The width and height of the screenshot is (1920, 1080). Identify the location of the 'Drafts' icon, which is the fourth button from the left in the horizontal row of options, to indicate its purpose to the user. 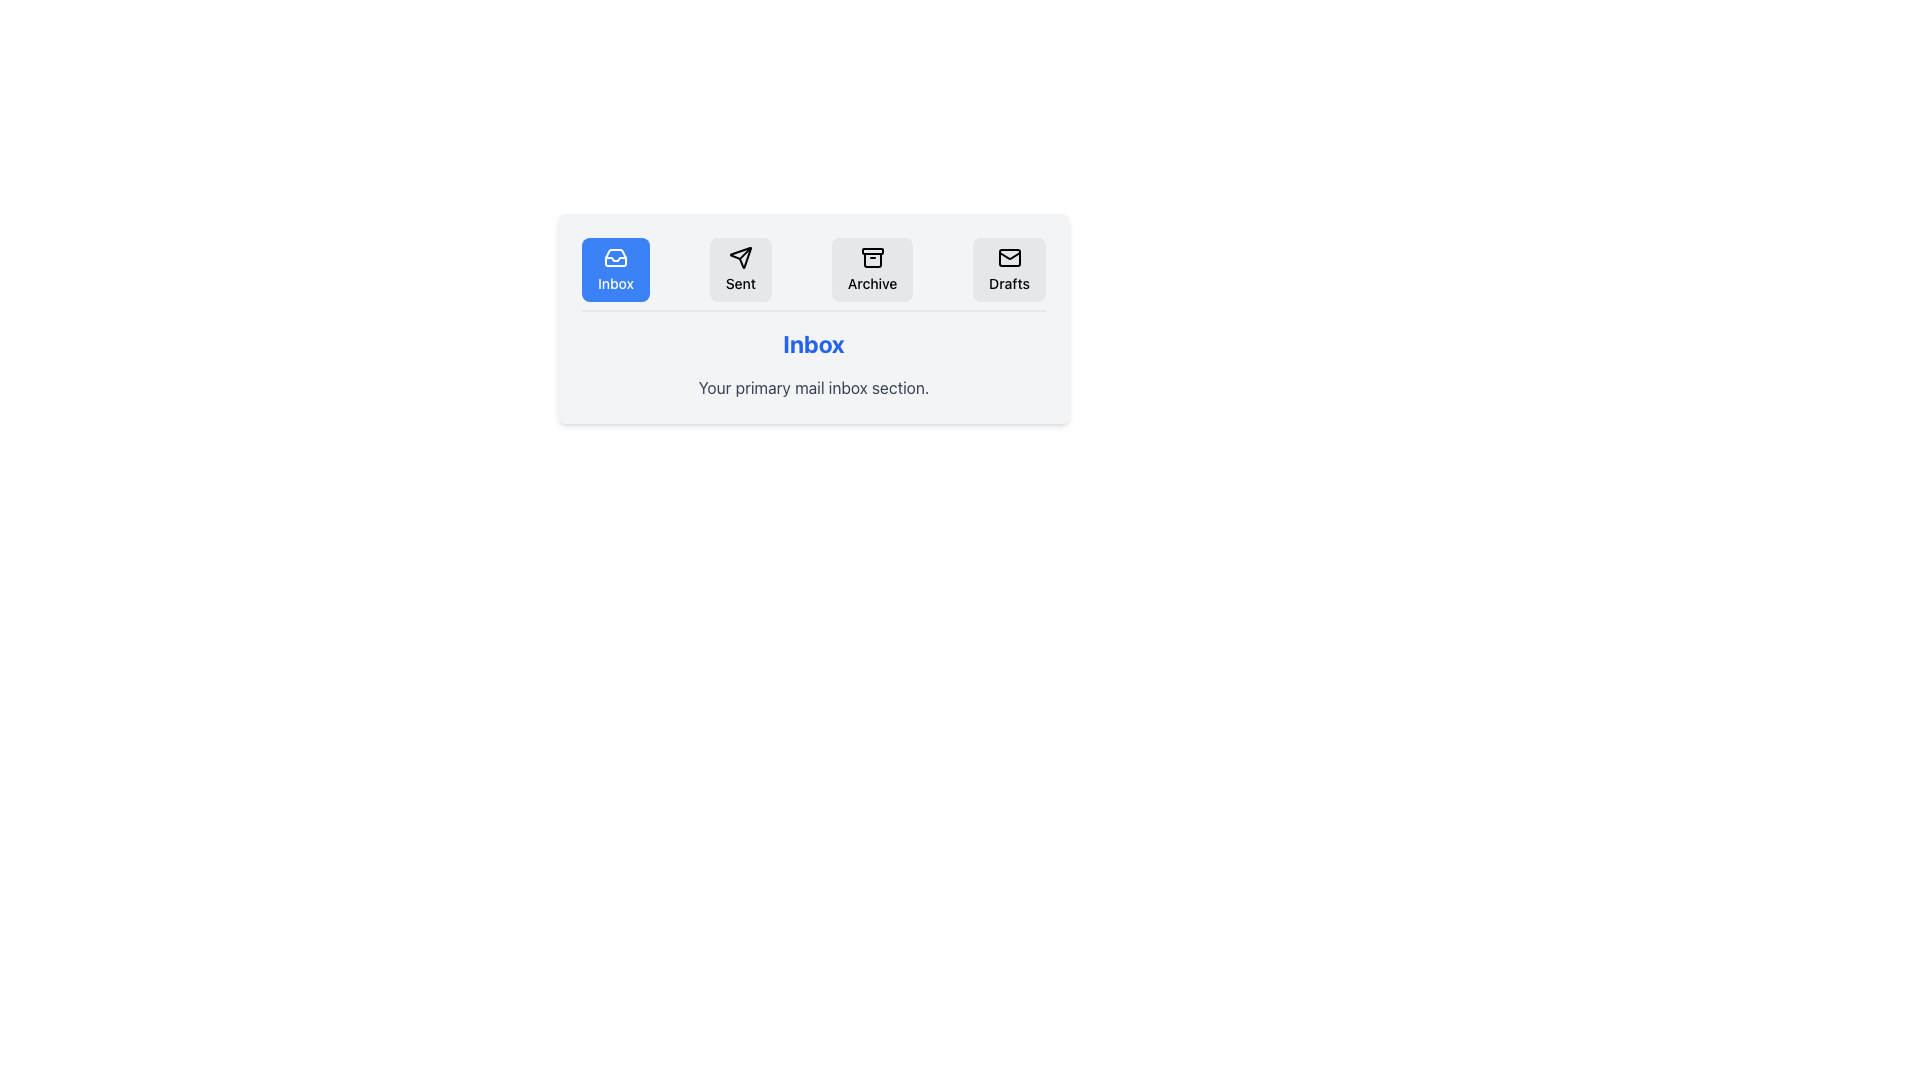
(1009, 257).